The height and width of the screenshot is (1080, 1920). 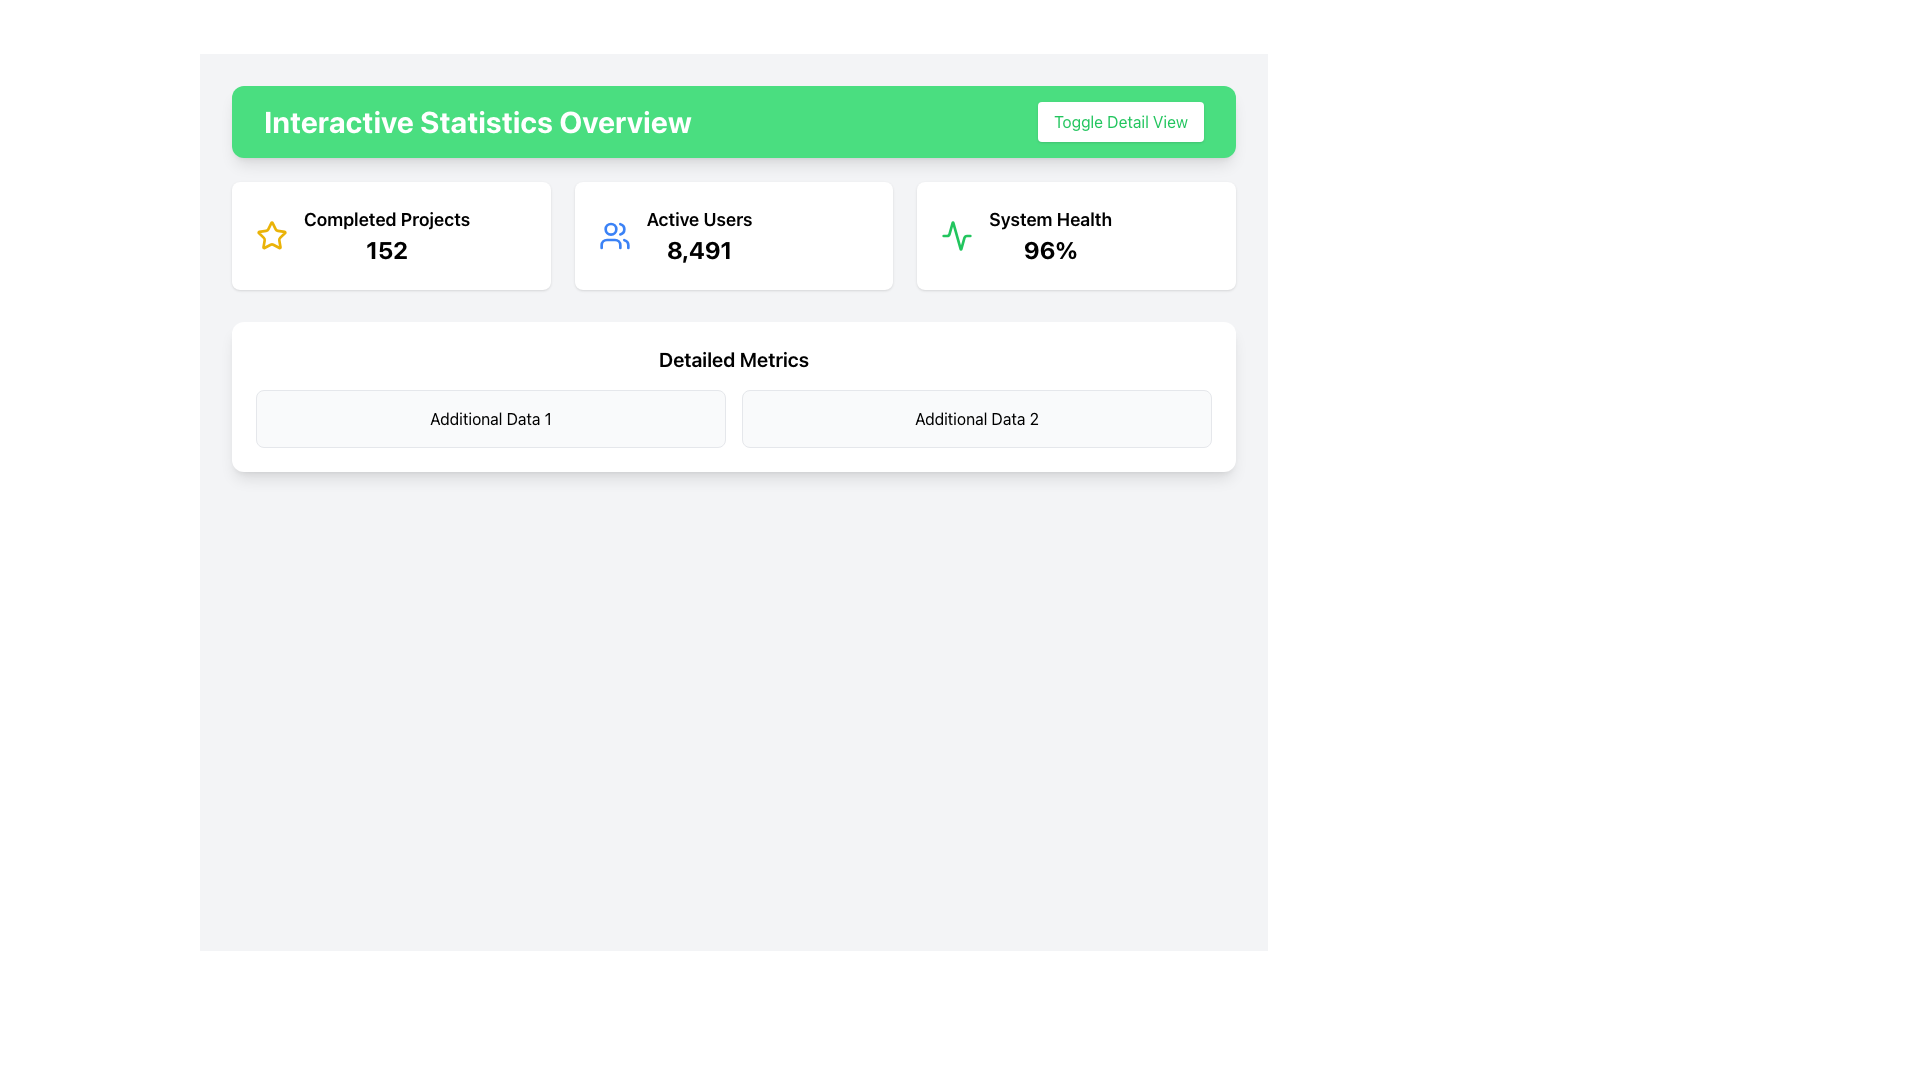 I want to click on the text block displaying the current statistic of active users in the system, located in the middle of the interface as the central content of the second card, so click(x=699, y=234).